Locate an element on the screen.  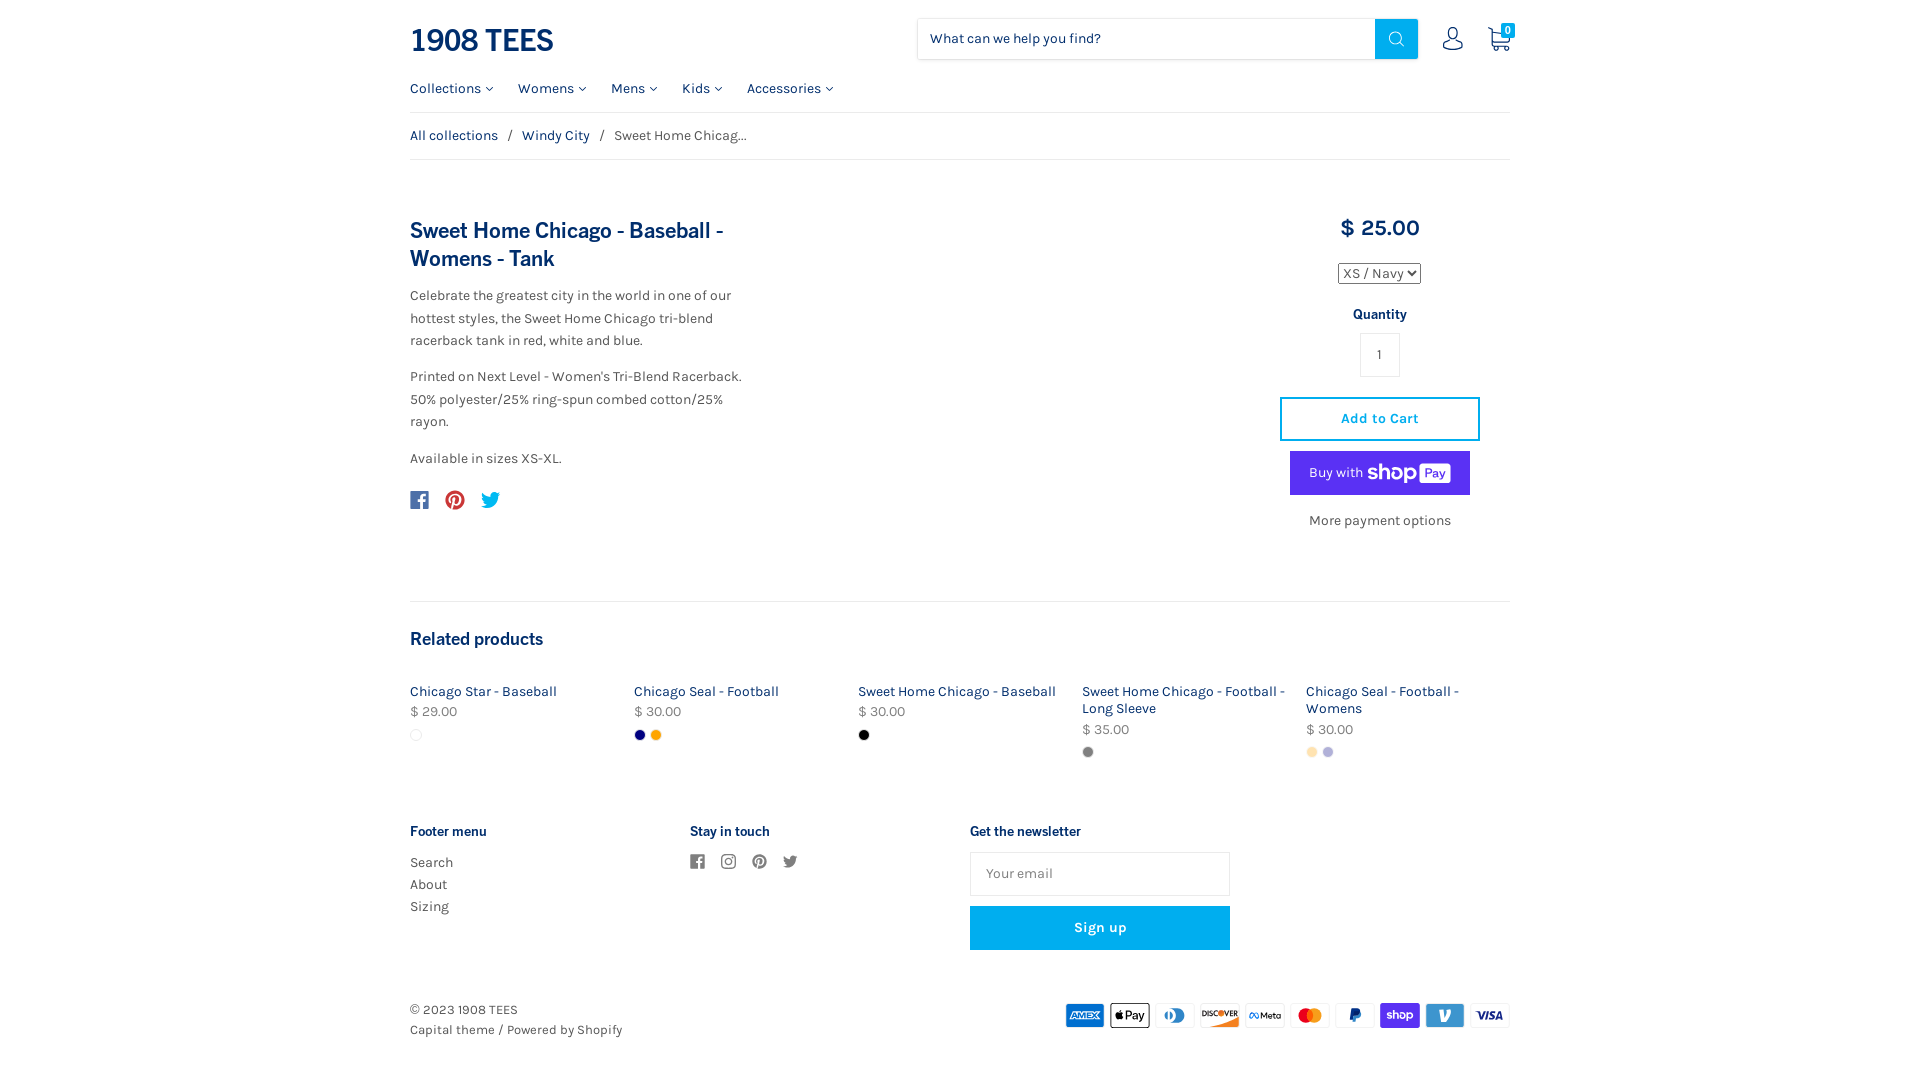
'Collections' is located at coordinates (463, 87).